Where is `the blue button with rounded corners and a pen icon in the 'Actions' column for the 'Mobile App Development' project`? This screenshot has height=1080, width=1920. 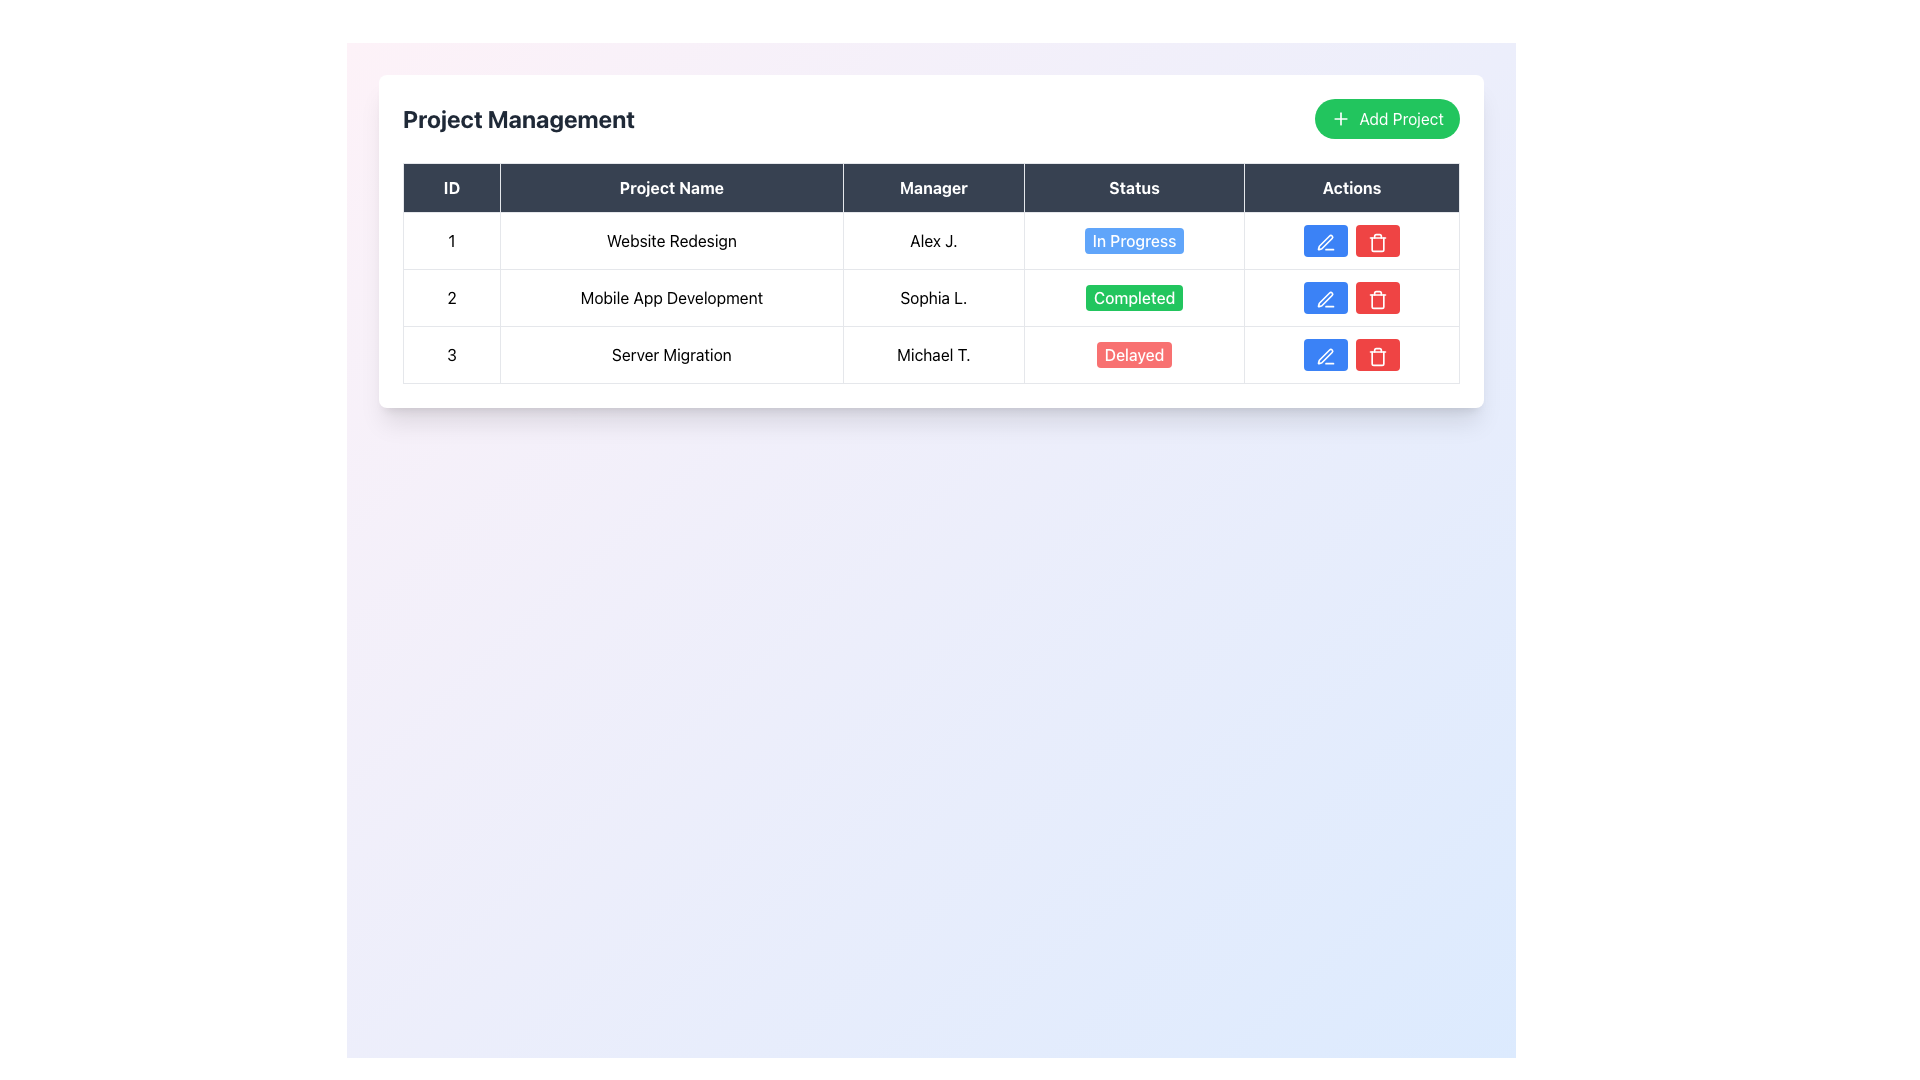 the blue button with rounded corners and a pen icon in the 'Actions' column for the 'Mobile App Development' project is located at coordinates (1326, 297).